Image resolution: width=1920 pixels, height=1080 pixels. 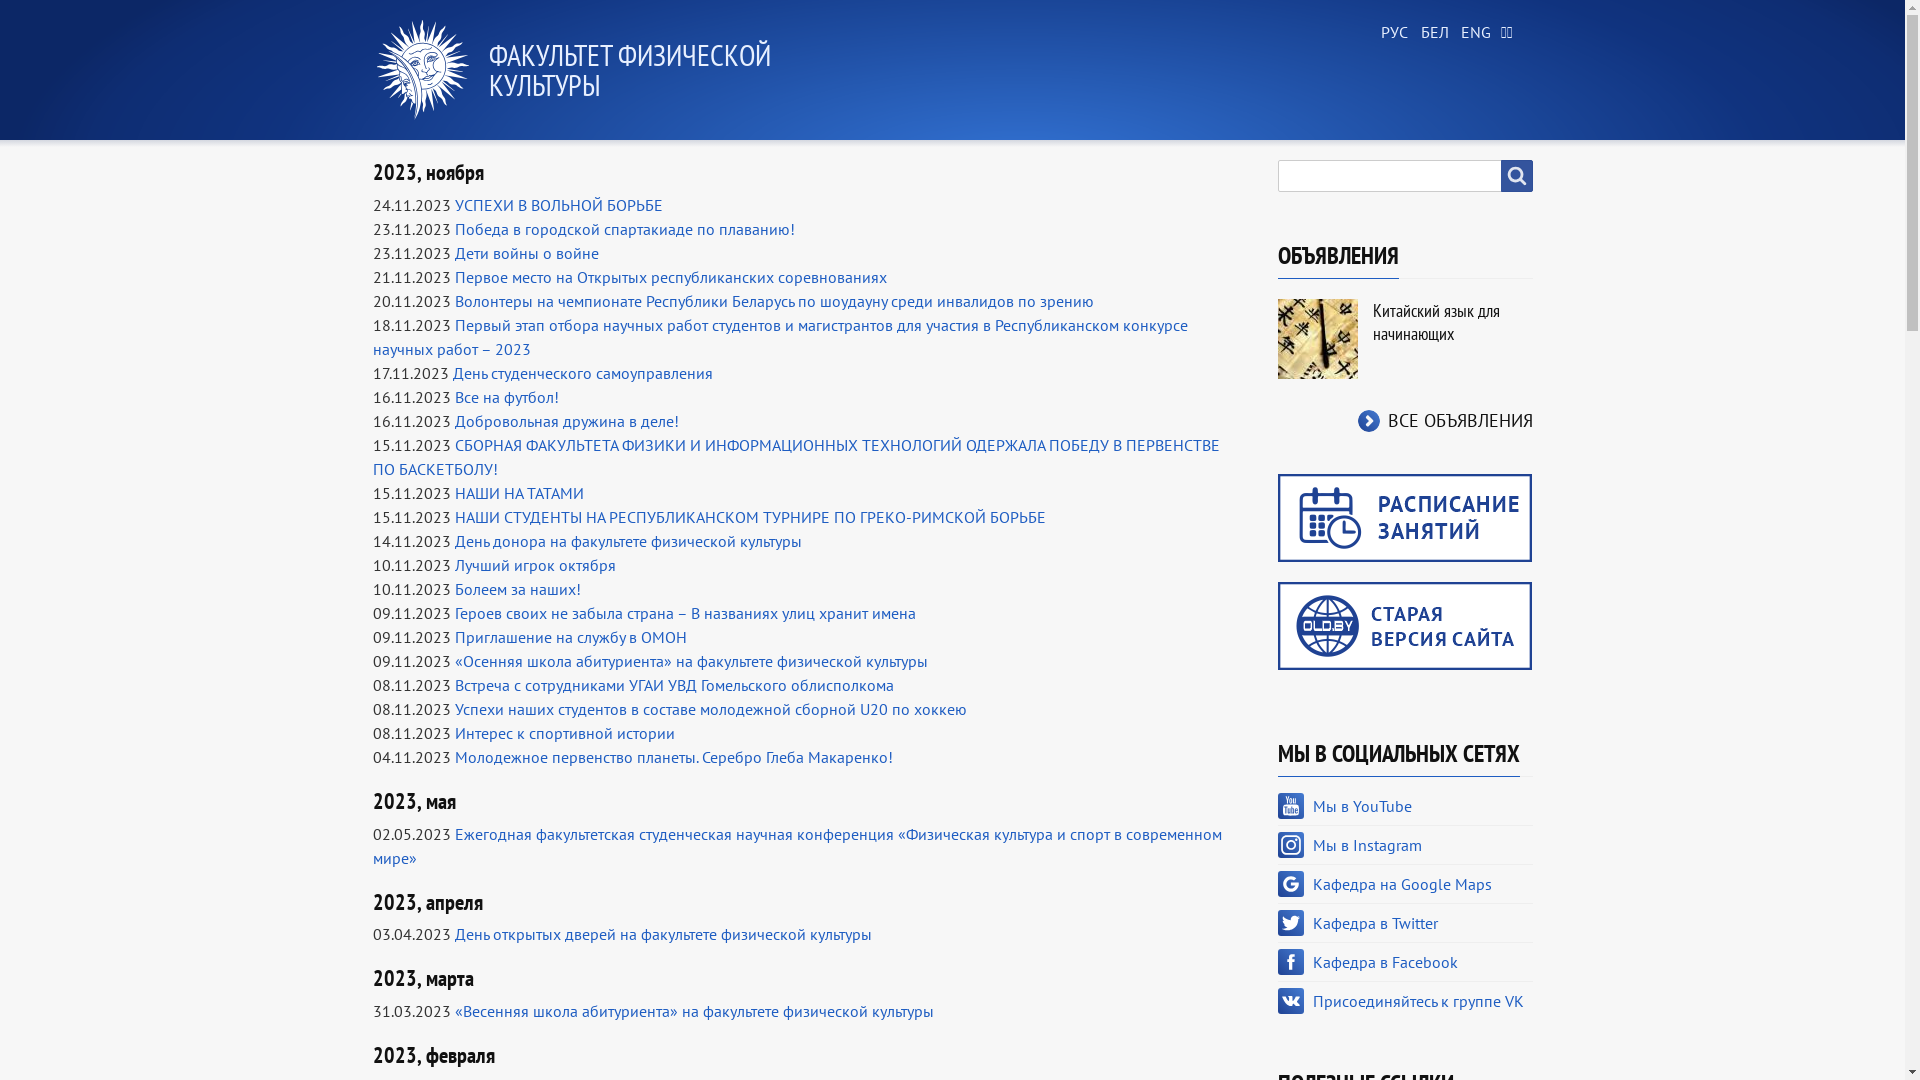 I want to click on 'Belarusian', so click(x=1430, y=33).